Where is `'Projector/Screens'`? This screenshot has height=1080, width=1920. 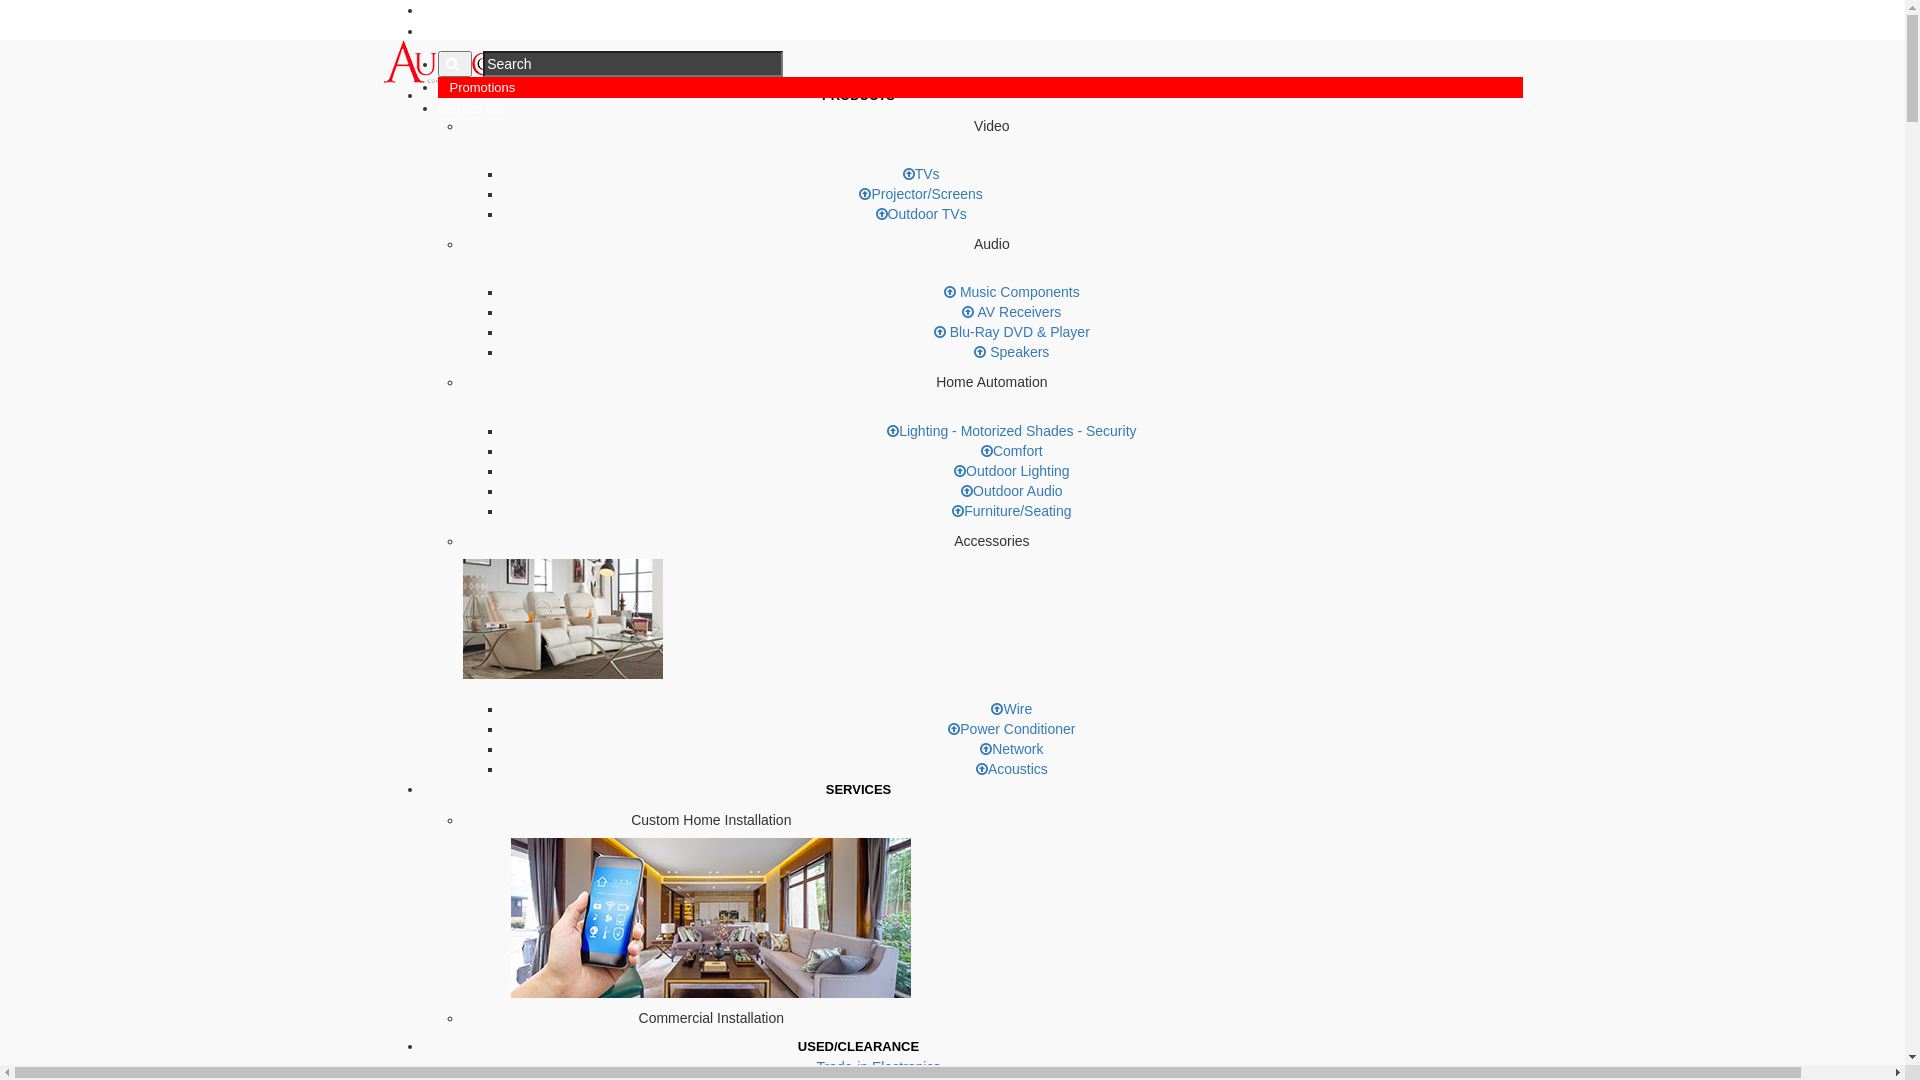 'Projector/Screens' is located at coordinates (859, 193).